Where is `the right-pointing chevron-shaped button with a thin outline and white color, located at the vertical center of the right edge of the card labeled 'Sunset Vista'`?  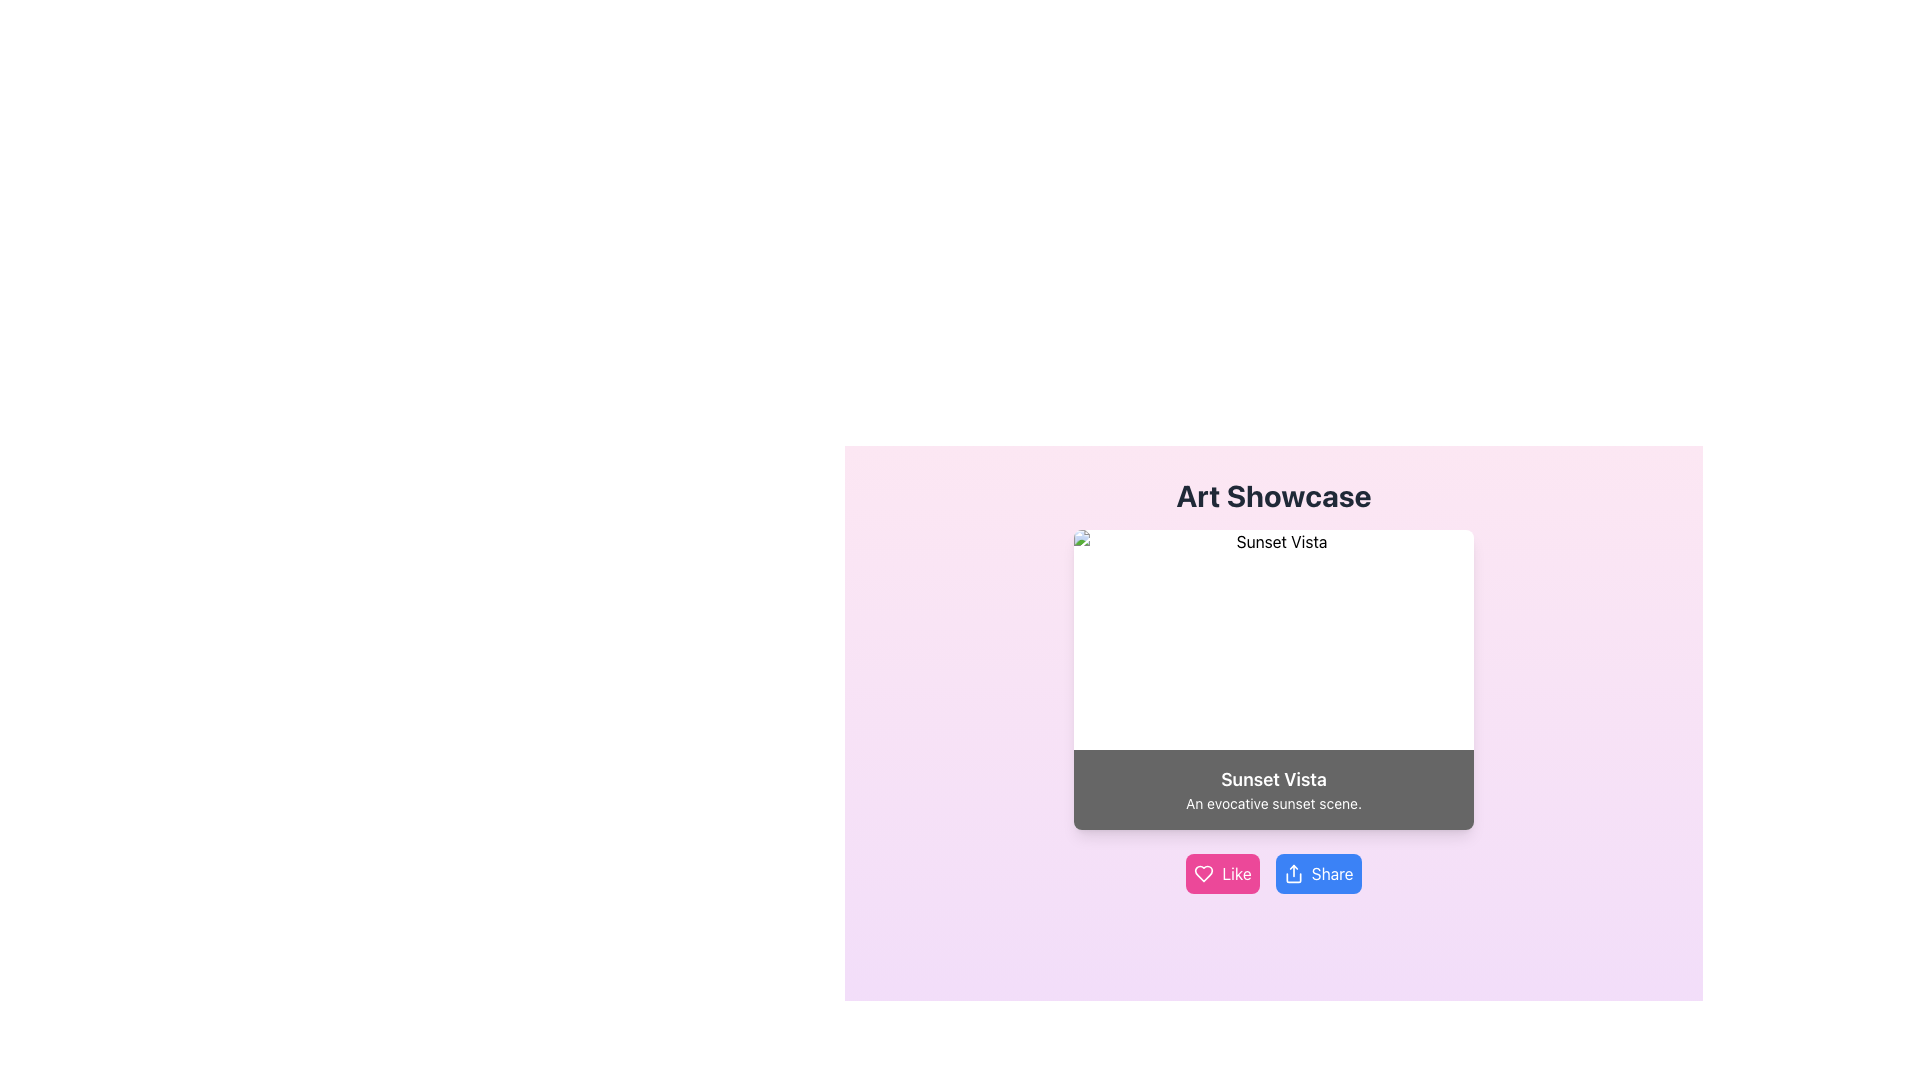
the right-pointing chevron-shaped button with a thin outline and white color, located at the vertical center of the right edge of the card labeled 'Sunset Vista' is located at coordinates (1441, 678).